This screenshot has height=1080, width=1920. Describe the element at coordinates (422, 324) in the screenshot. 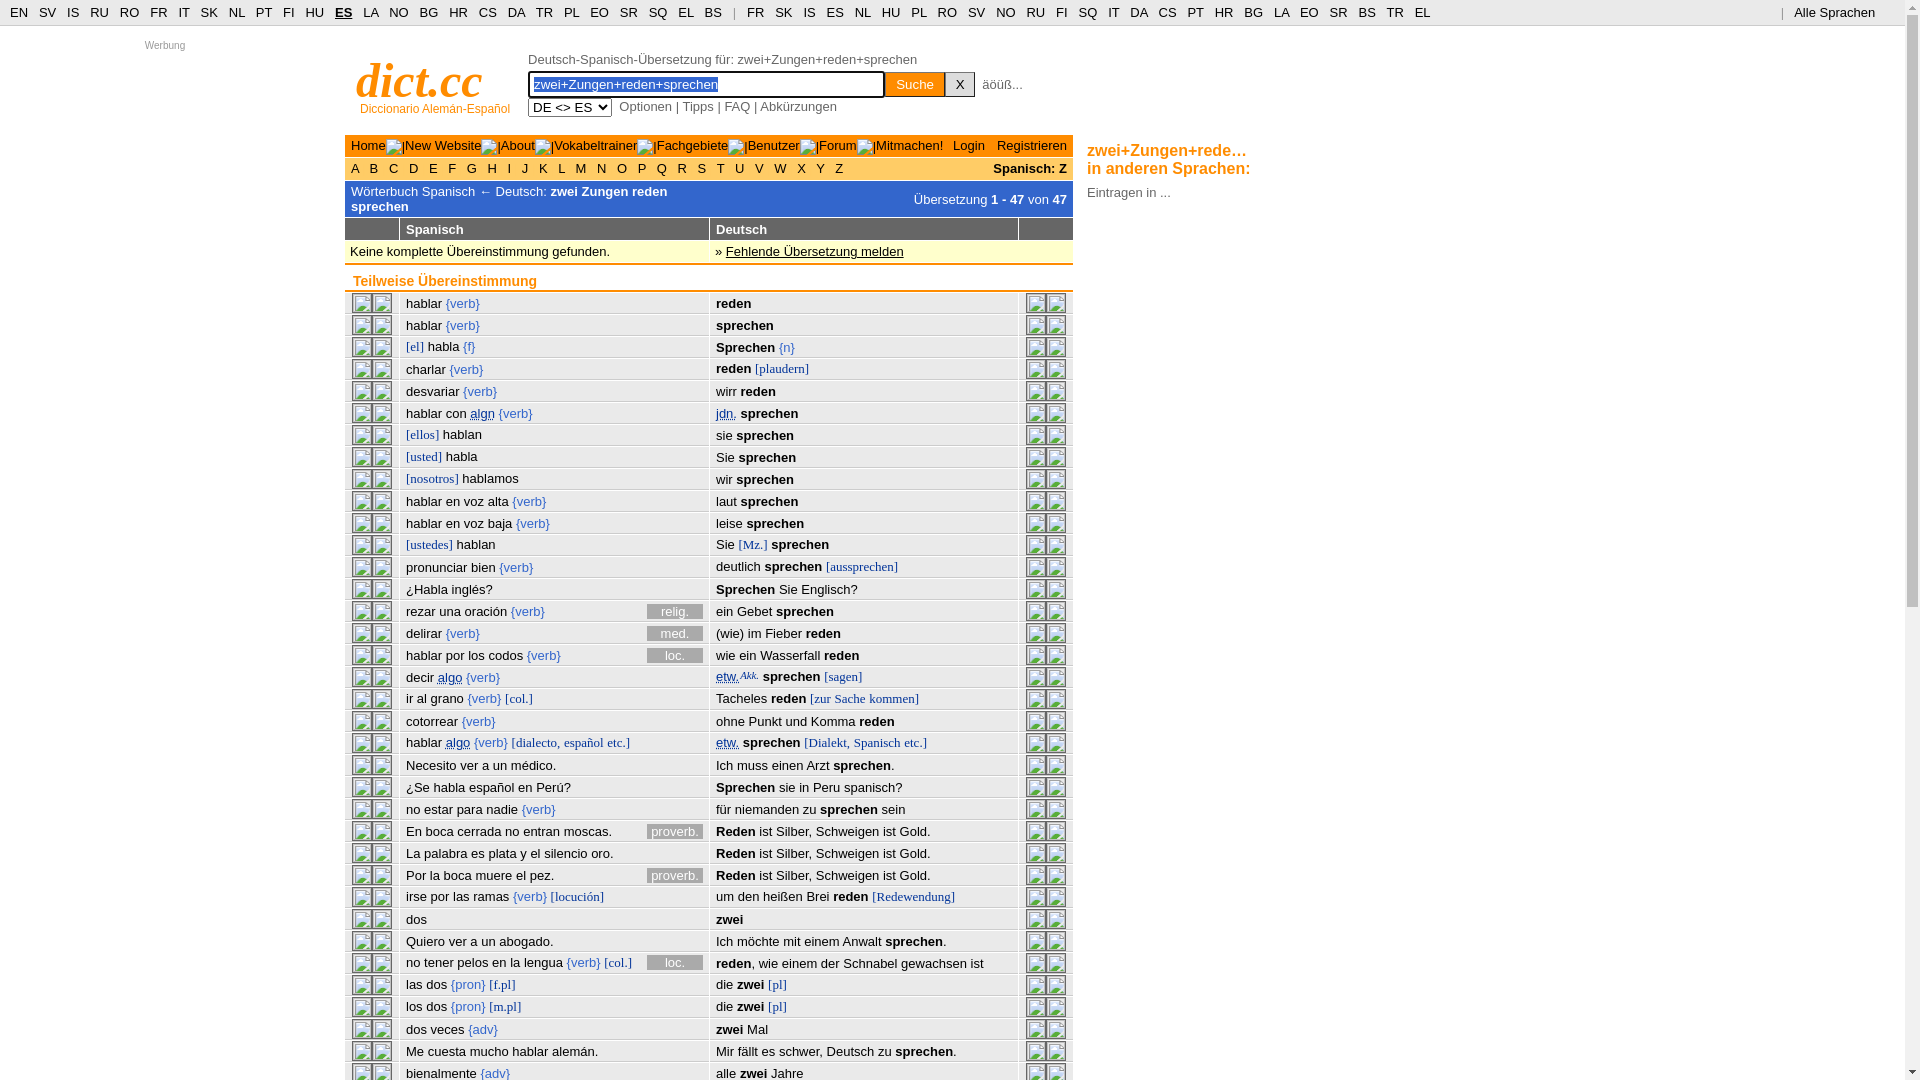

I see `'hablar'` at that location.